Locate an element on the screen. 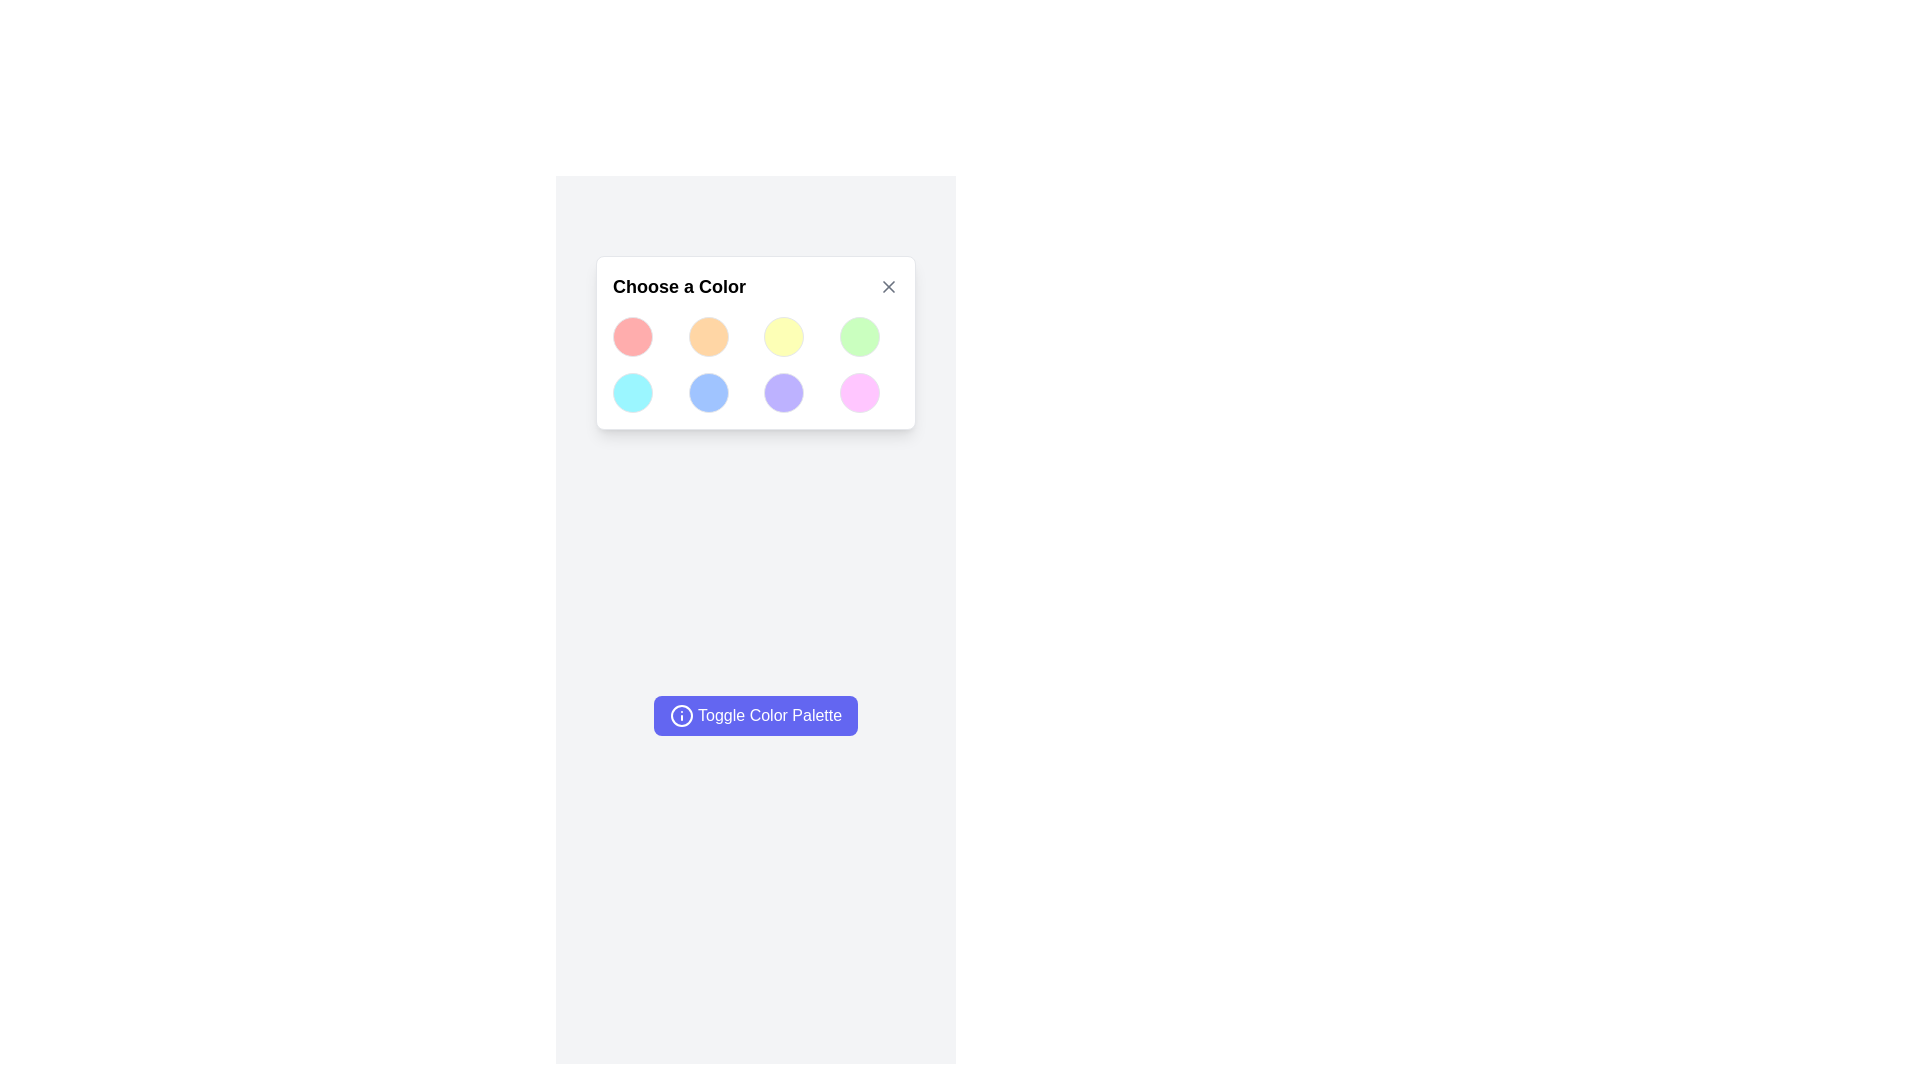  the Close button (icon-based) represented by an 'X' icon in gray color located at the top-right corner of the 'Choose a Color' interface is located at coordinates (887, 286).